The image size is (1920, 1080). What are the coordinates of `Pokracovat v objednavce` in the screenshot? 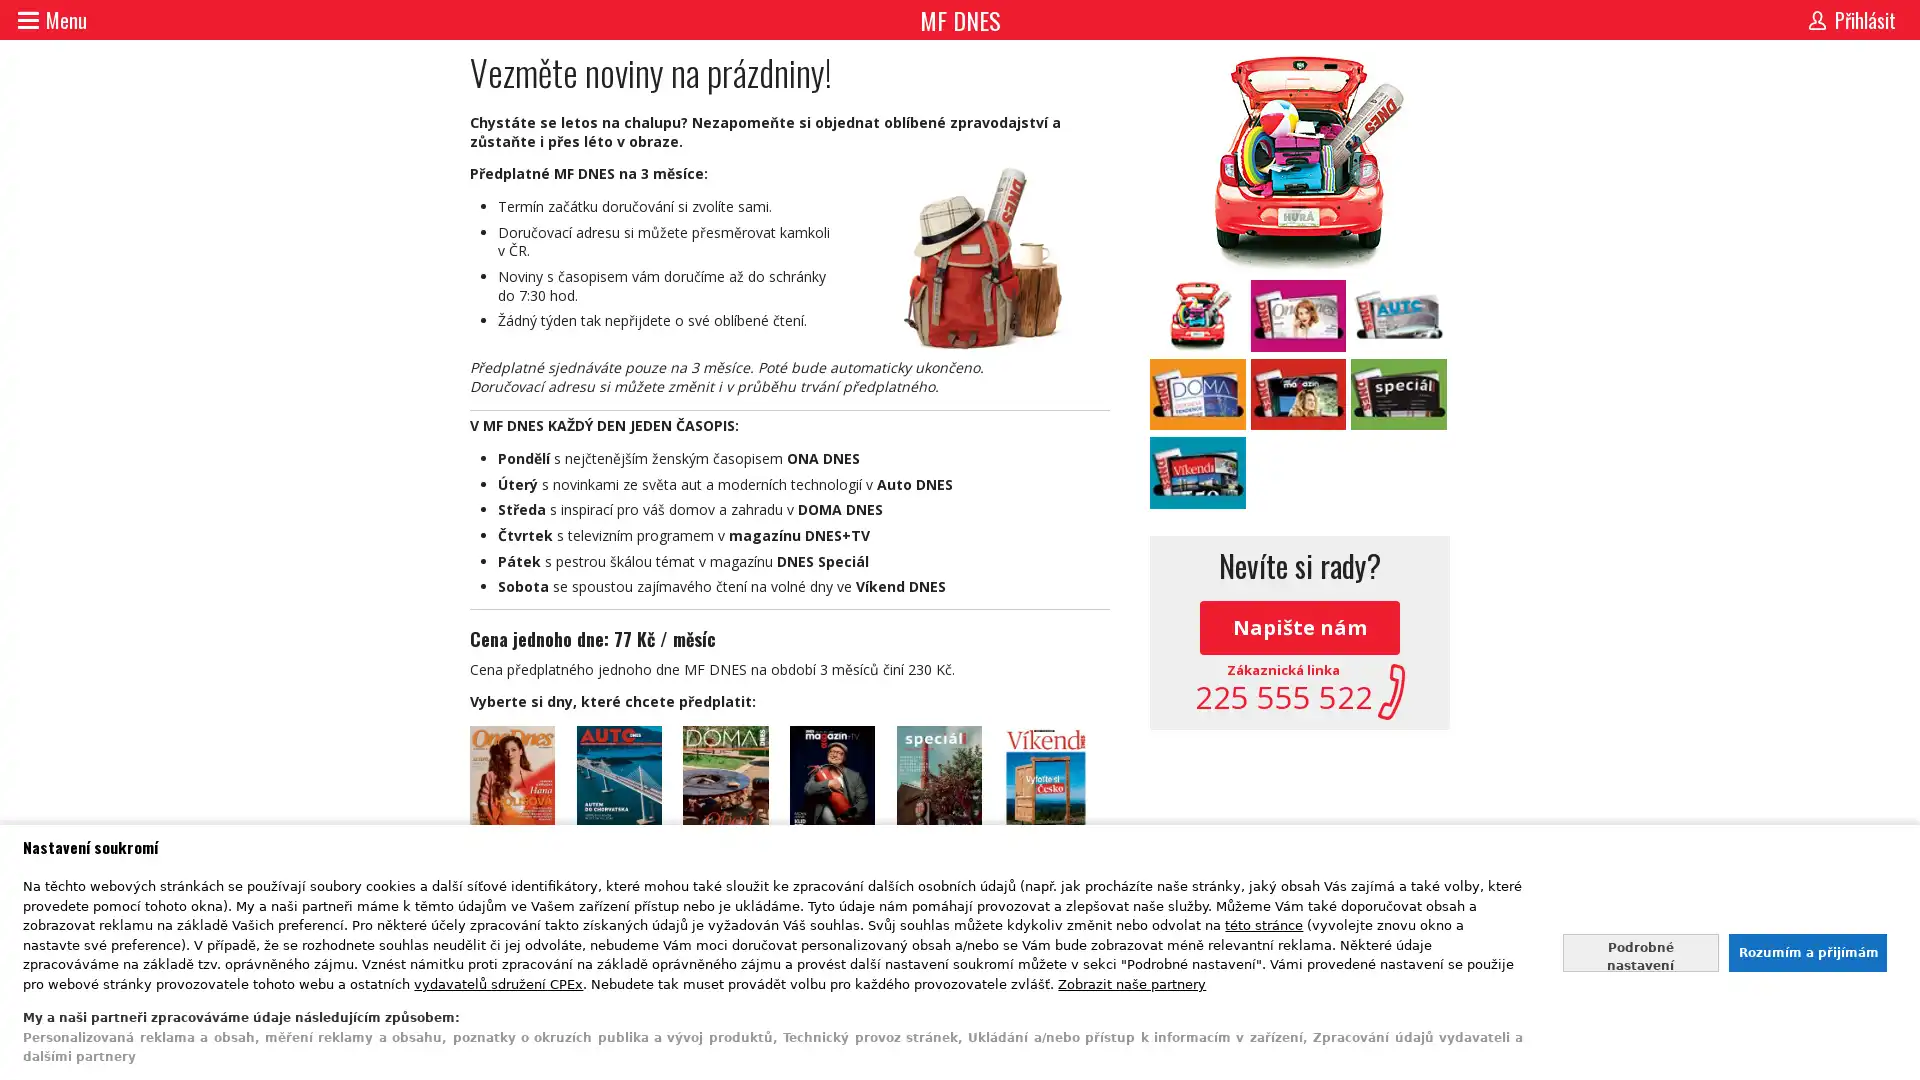 It's located at (789, 925).